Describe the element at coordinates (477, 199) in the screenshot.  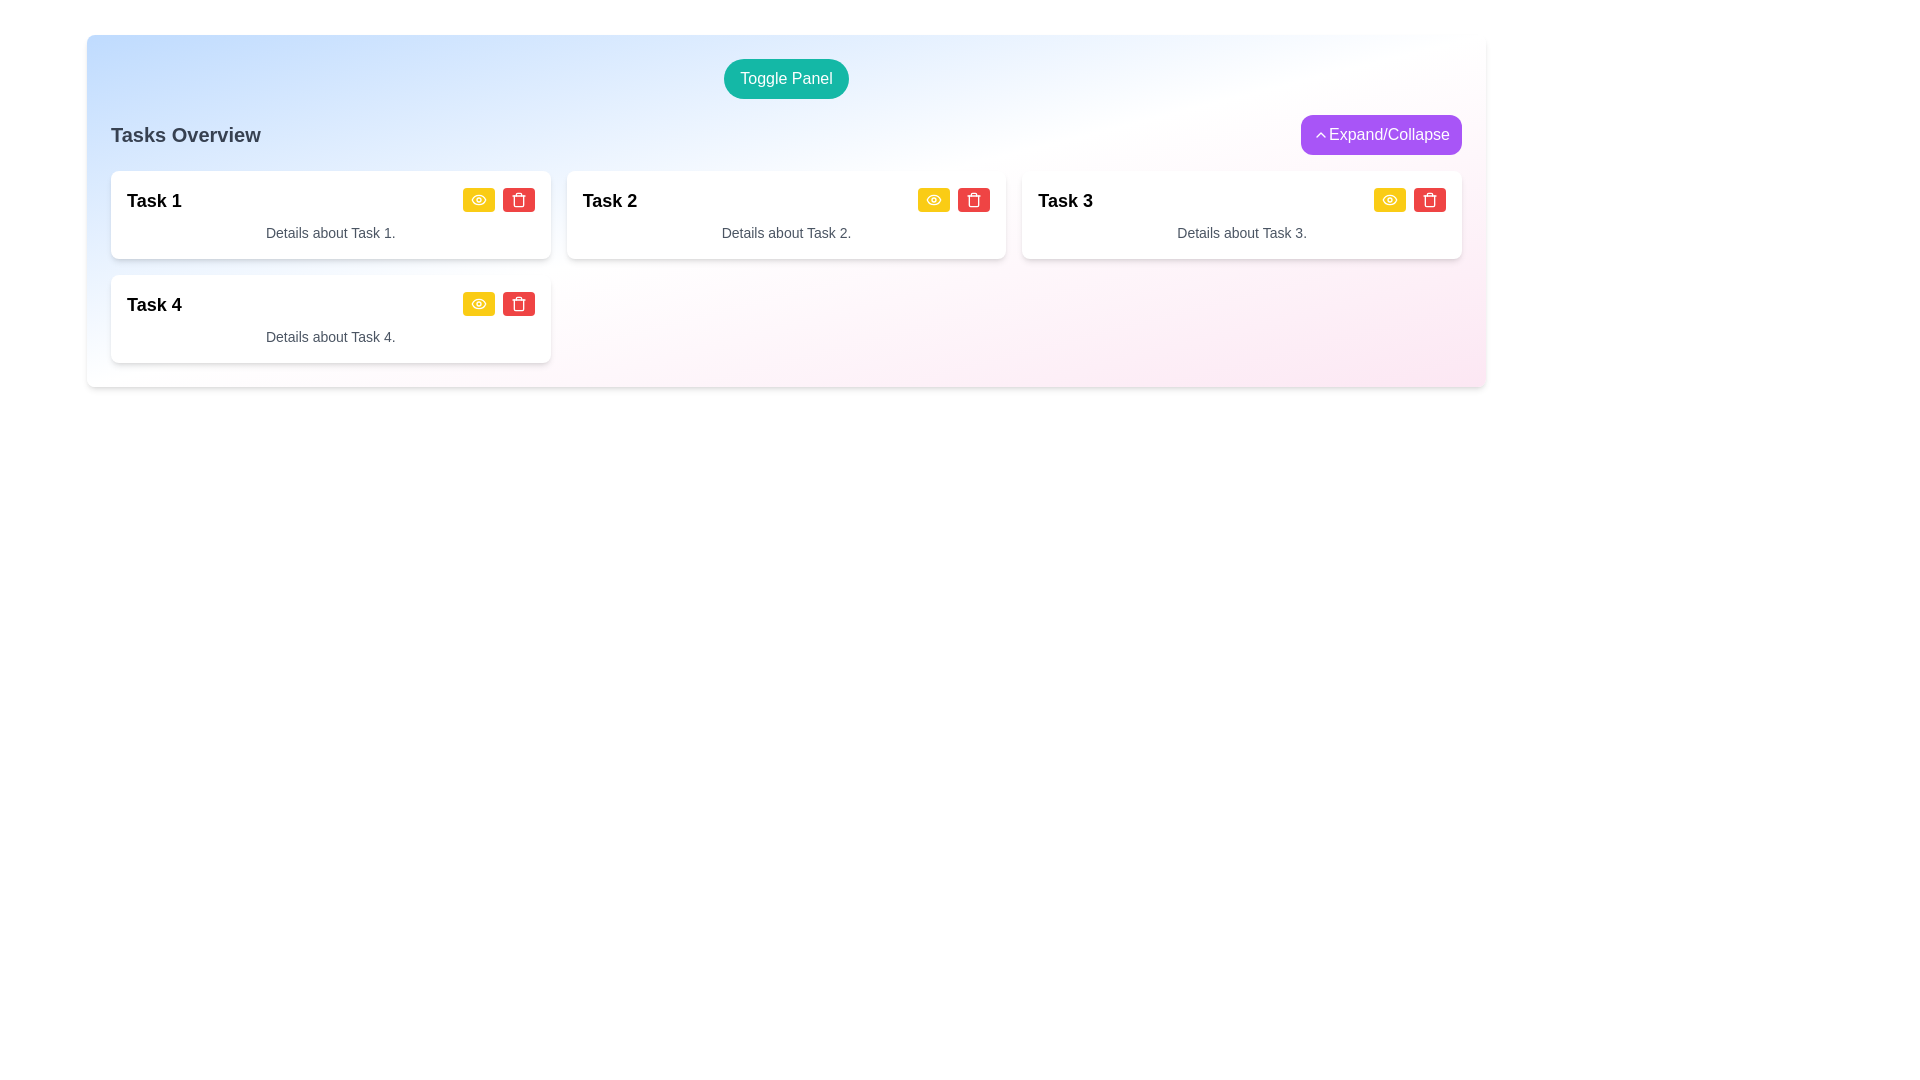
I see `the button located in the upper left section of the 'Task 1' card under the 'Tasks Overview' header` at that location.